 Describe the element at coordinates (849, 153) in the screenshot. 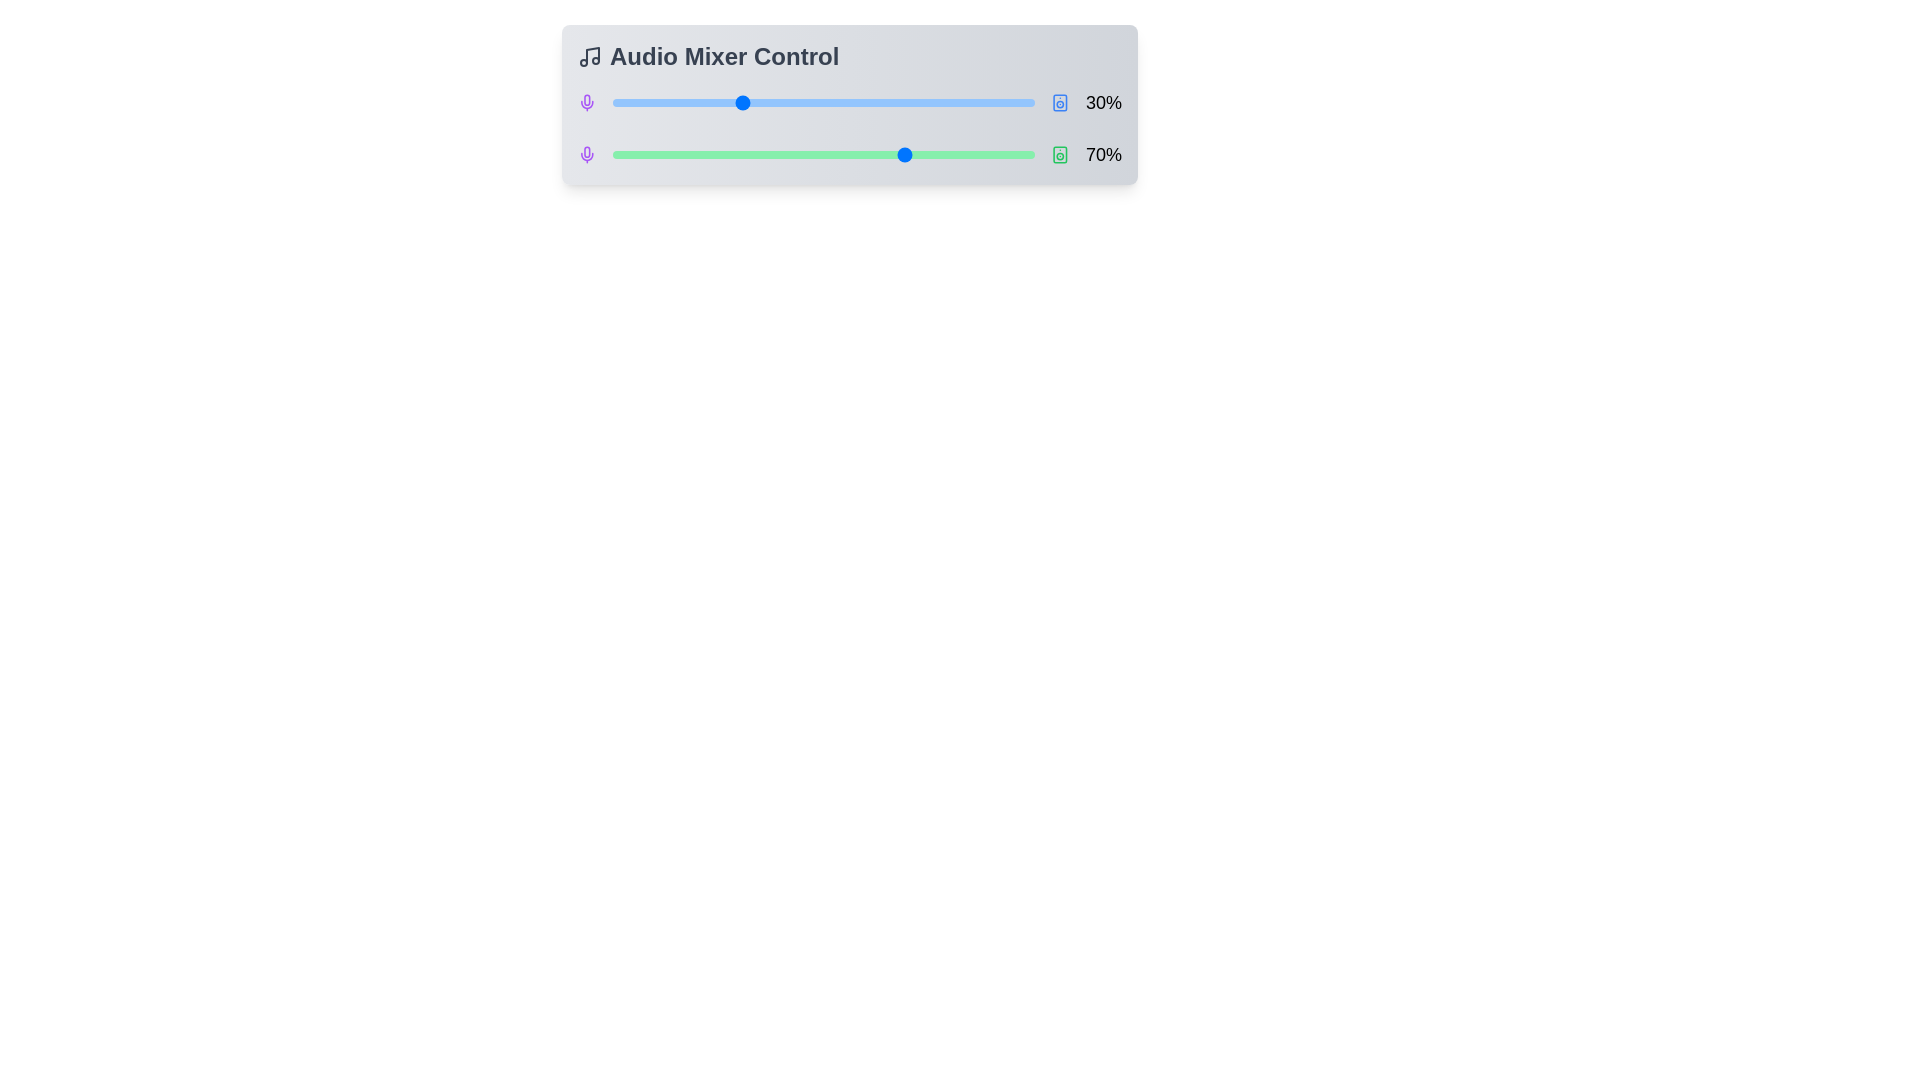

I see `the slider track of the horizontal audio mixer slider located below the '30%' slider to set a new value` at that location.